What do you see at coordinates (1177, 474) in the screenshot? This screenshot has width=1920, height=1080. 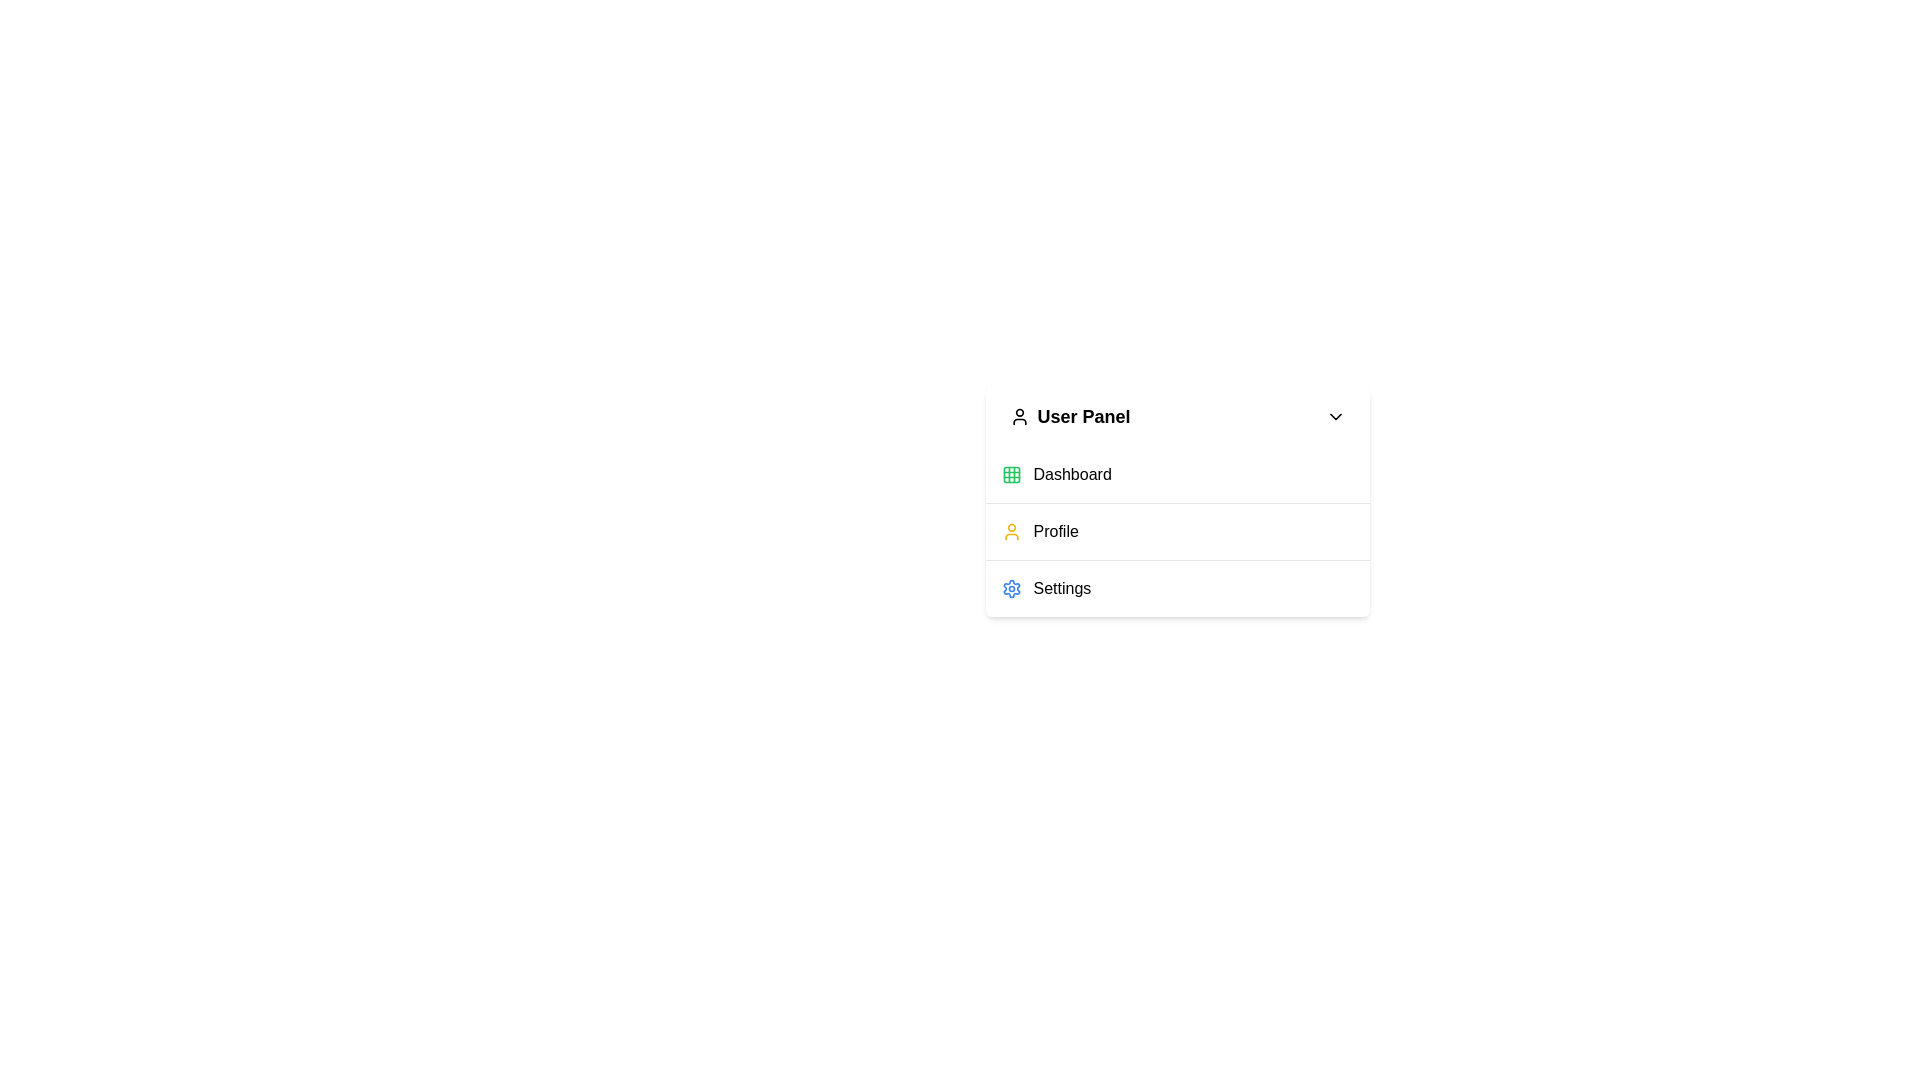 I see `the menu item Dashboard` at bounding box center [1177, 474].